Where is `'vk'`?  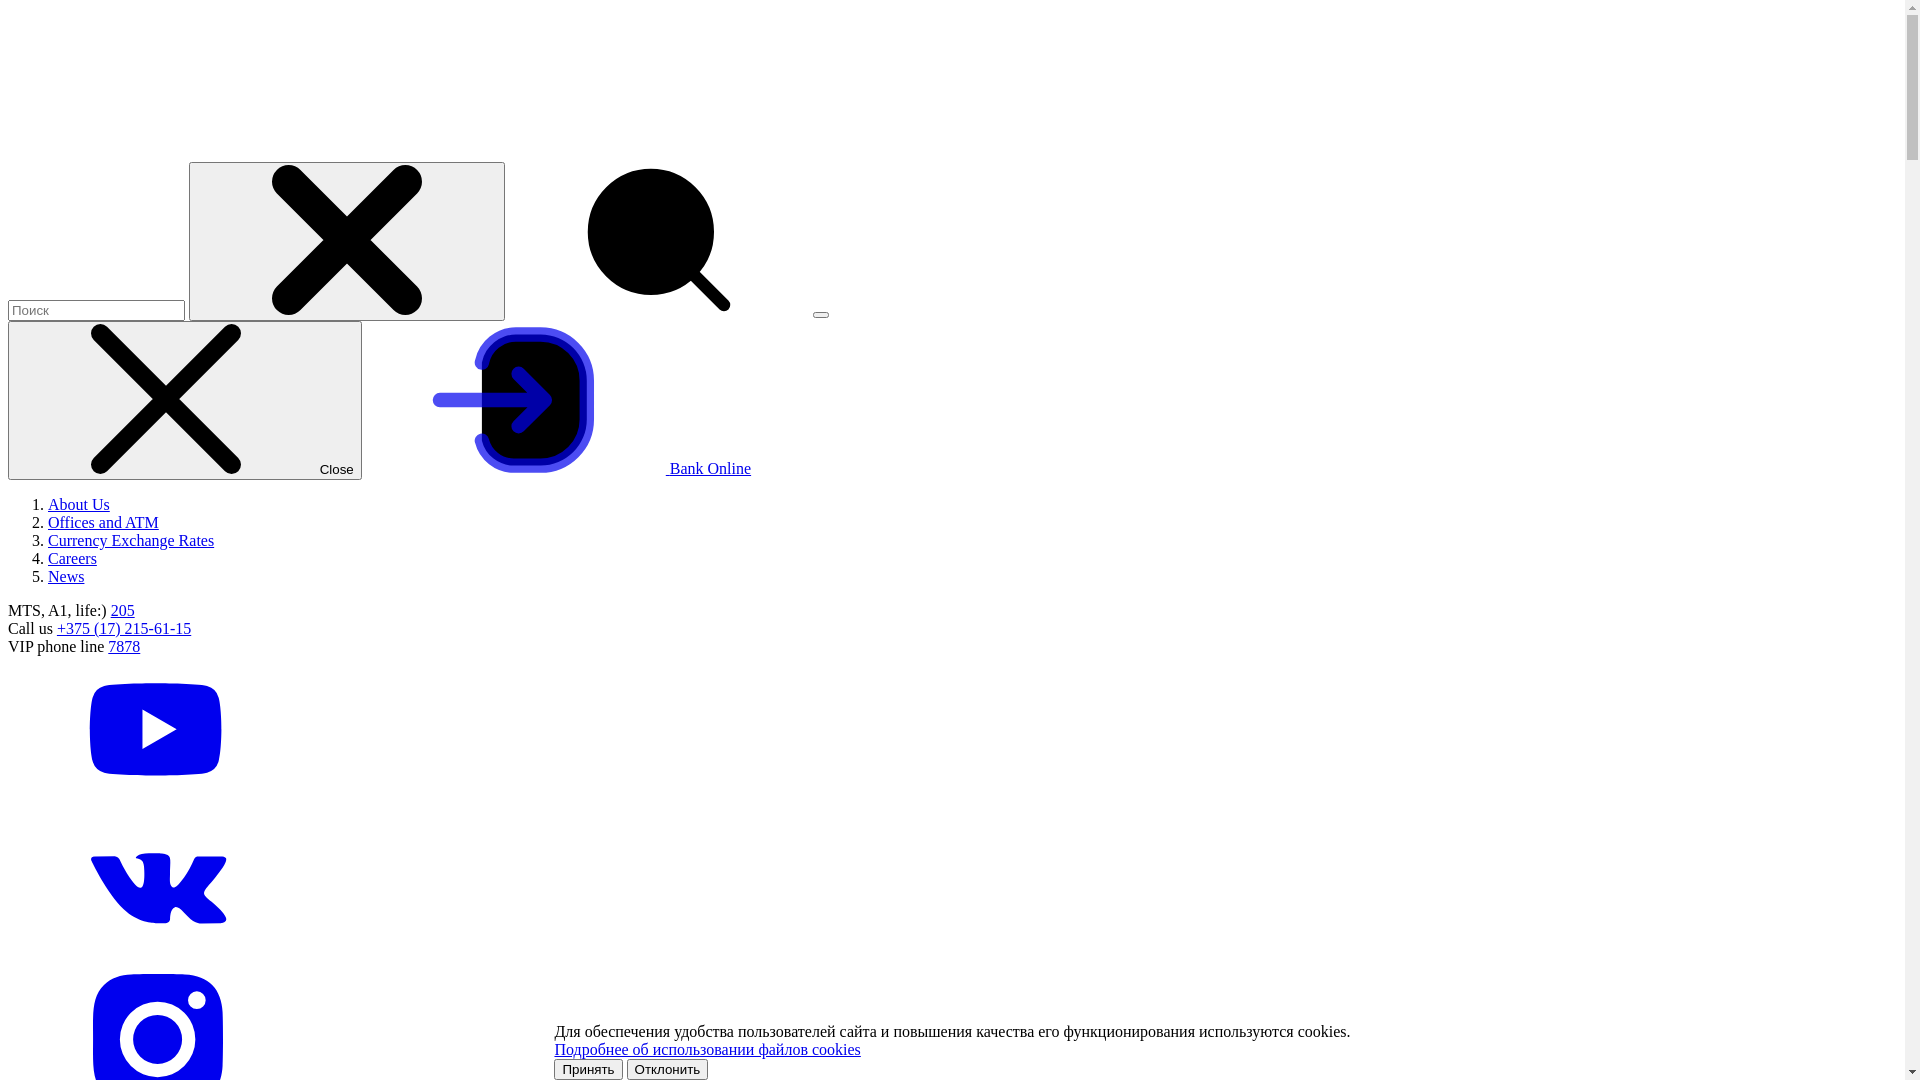
'vk' is located at coordinates (157, 953).